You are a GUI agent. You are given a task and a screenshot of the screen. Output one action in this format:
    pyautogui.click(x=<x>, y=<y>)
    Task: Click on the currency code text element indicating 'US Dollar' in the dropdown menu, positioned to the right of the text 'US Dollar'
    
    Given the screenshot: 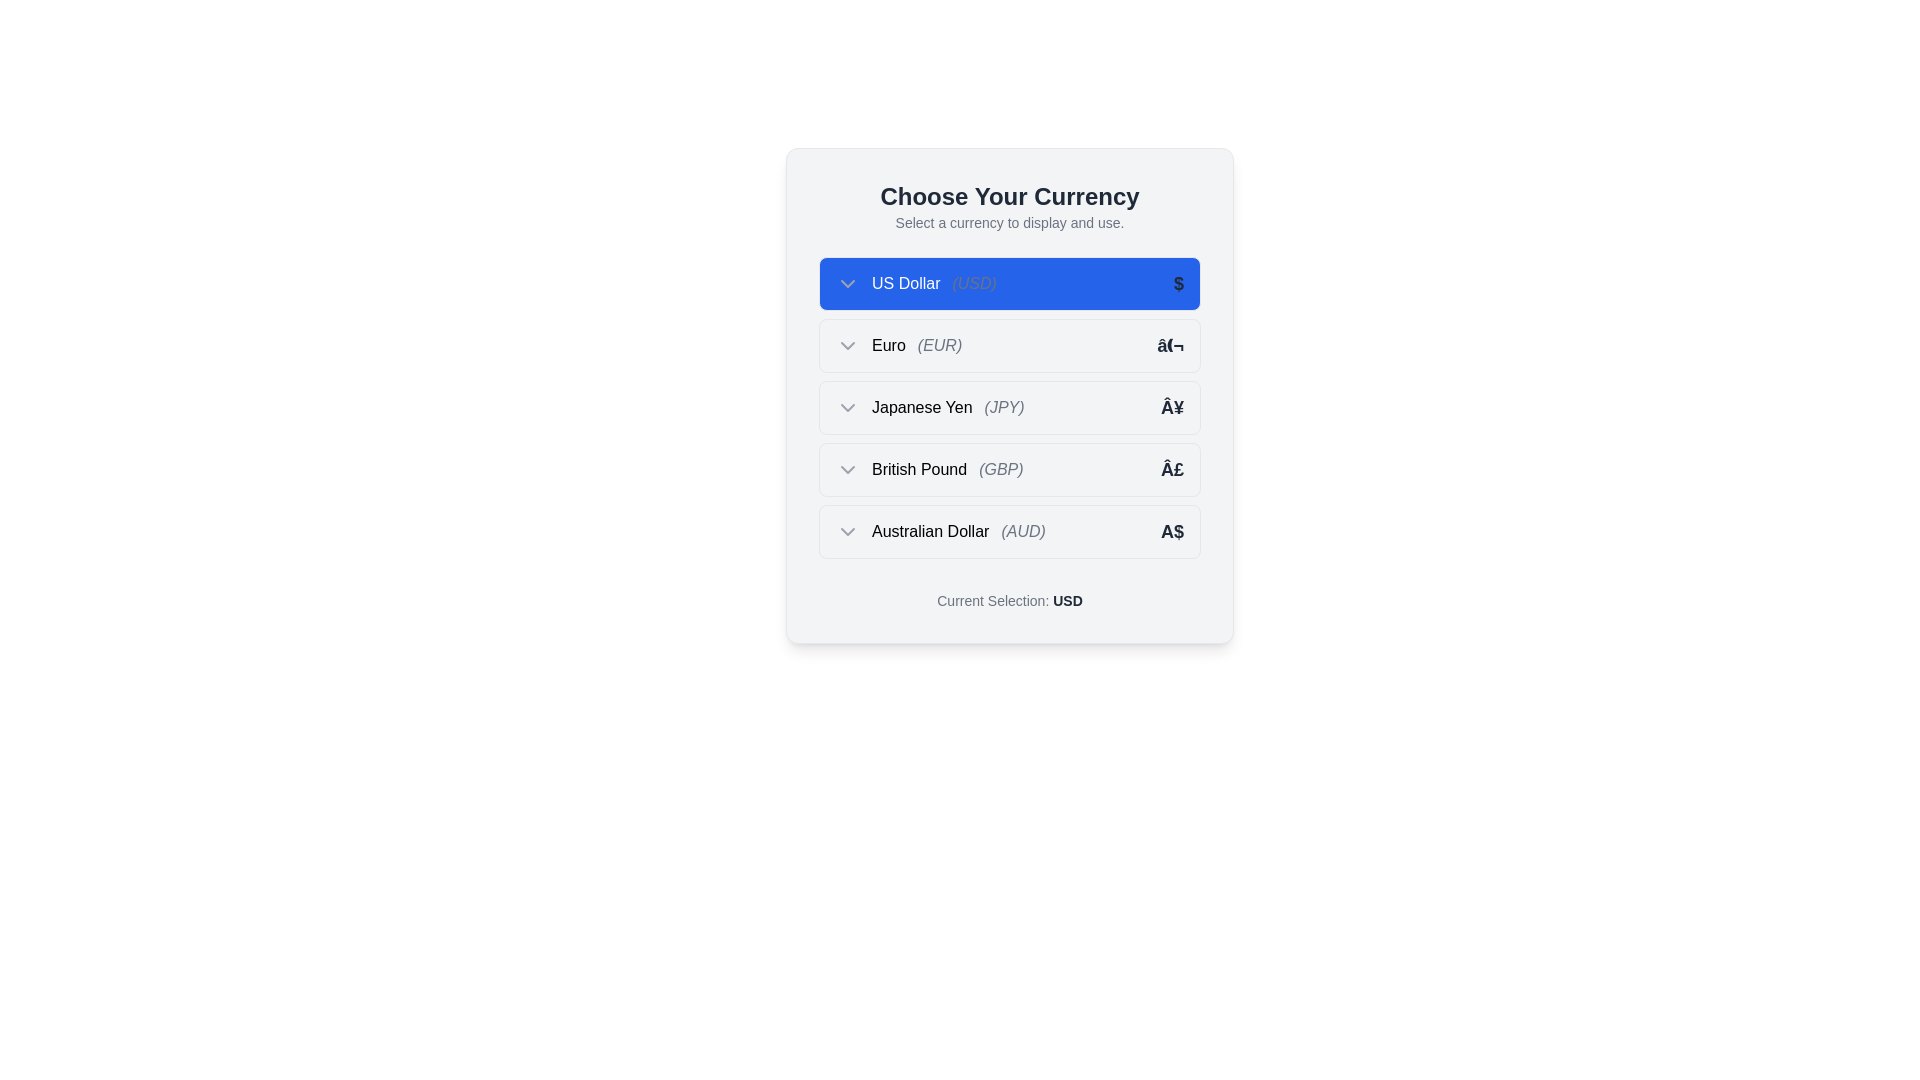 What is the action you would take?
    pyautogui.click(x=974, y=284)
    